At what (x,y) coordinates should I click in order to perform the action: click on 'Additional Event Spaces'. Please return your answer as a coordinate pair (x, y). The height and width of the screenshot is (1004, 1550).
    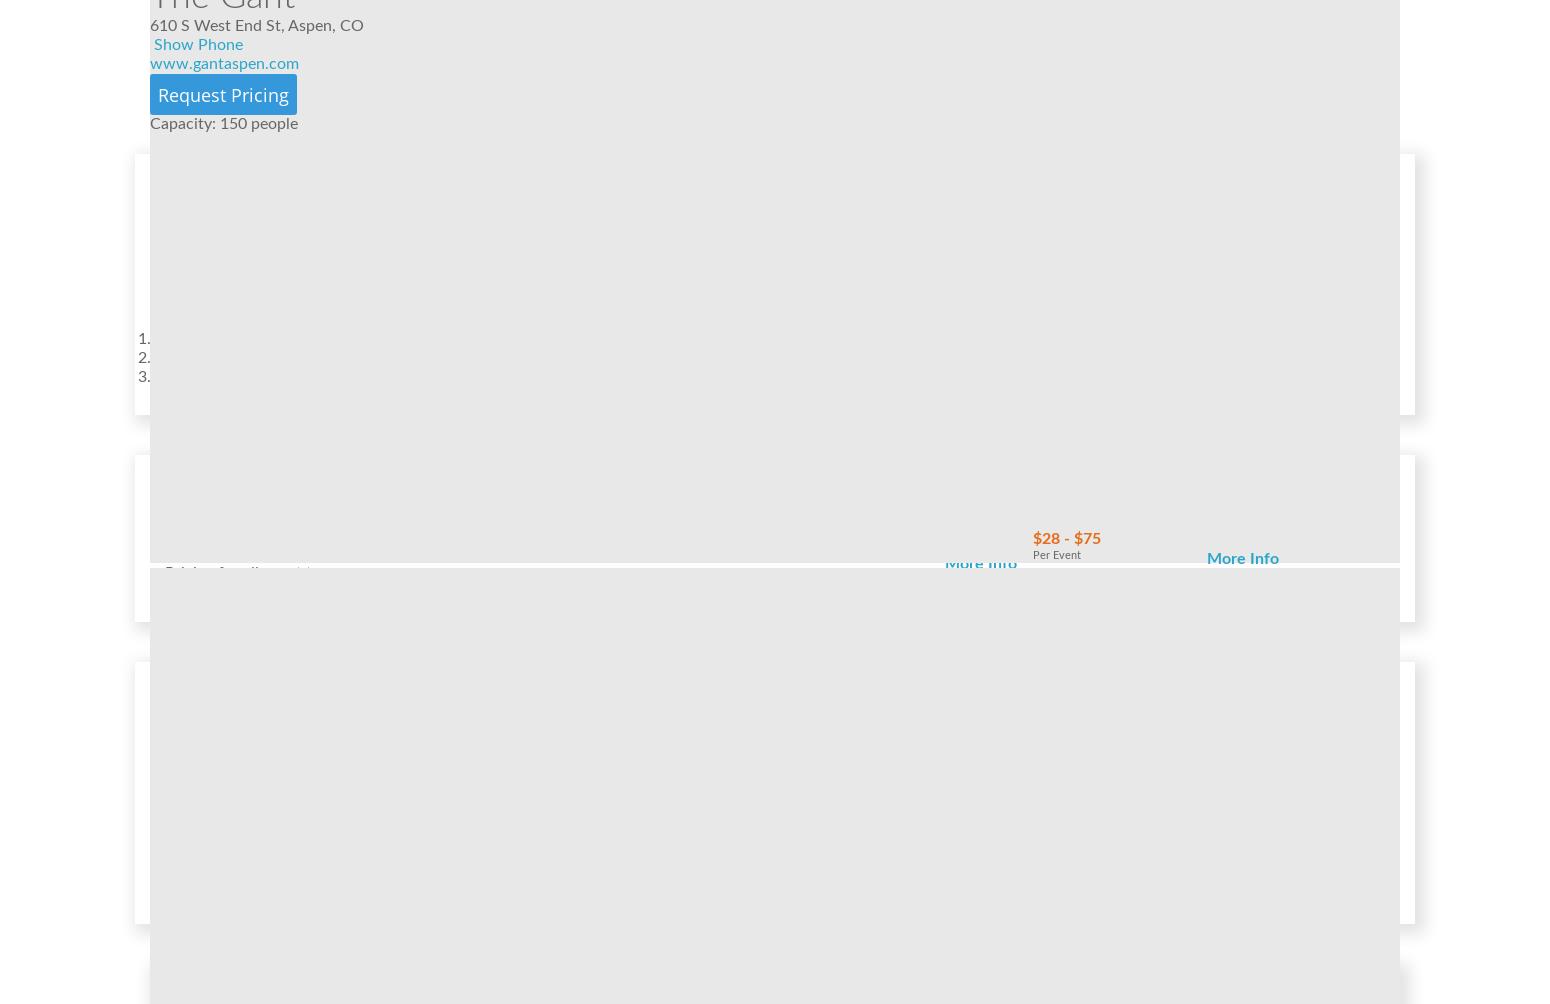
    Looking at the image, I should click on (222, 739).